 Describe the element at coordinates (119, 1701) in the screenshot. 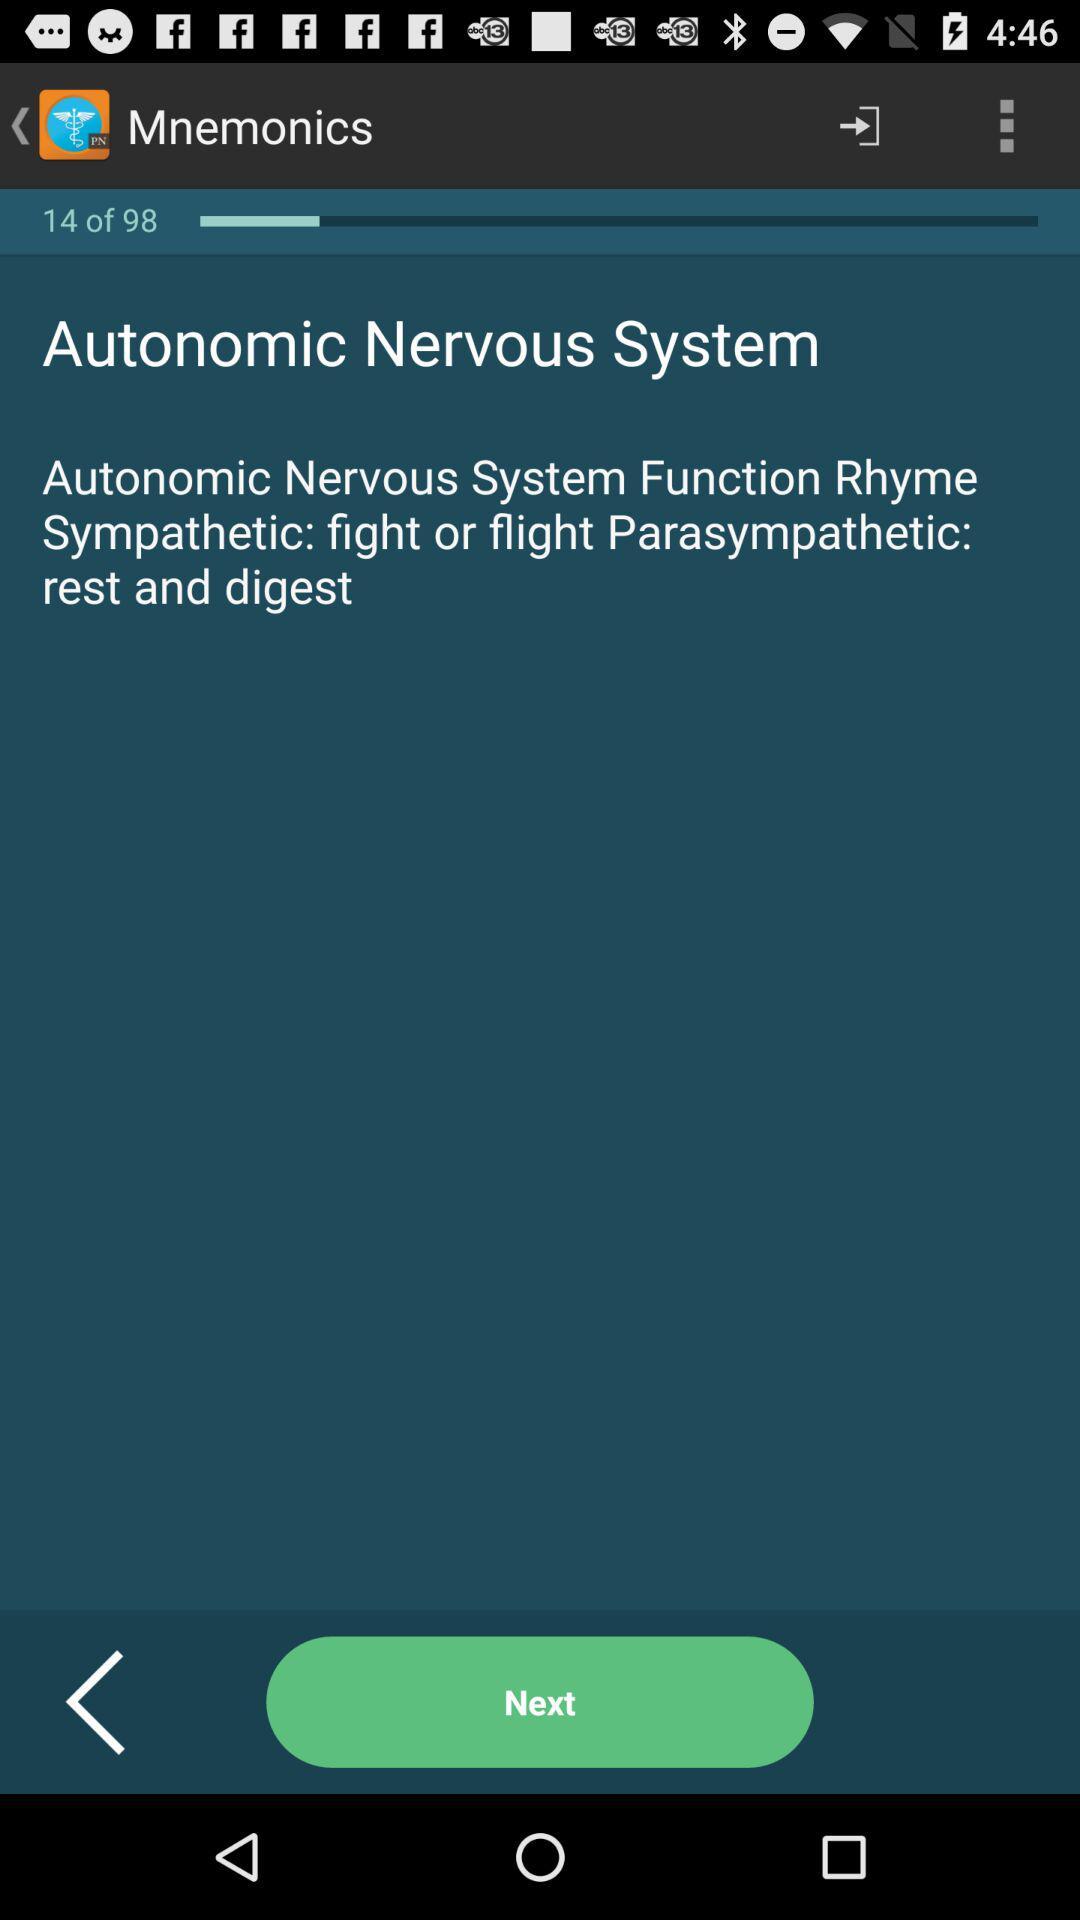

I see `icon to the left of next item` at that location.